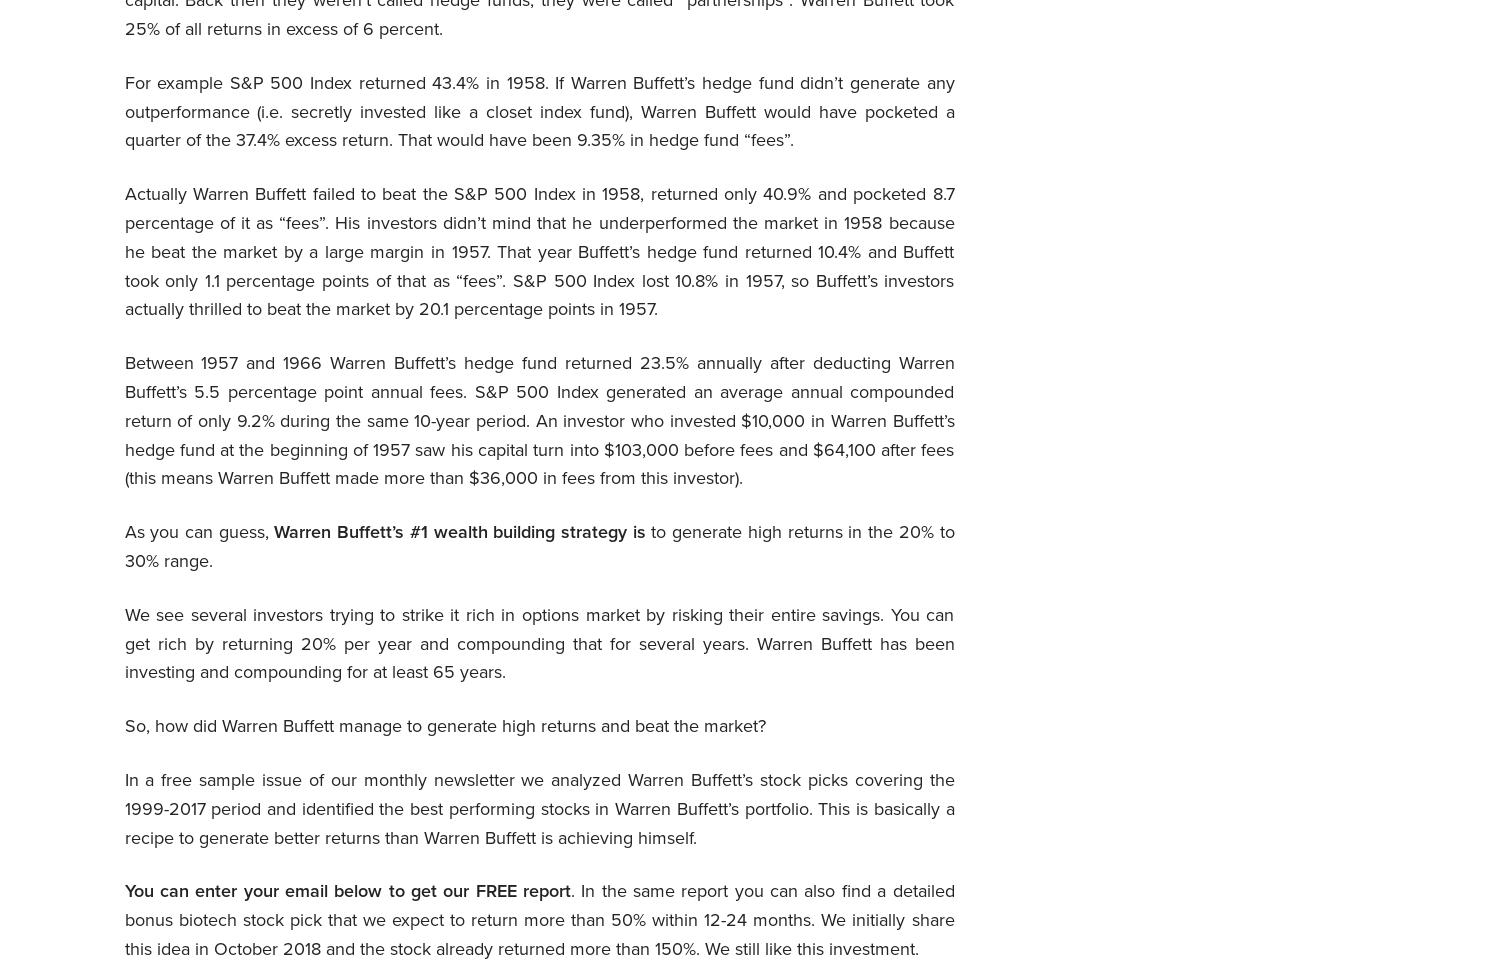 The width and height of the screenshot is (1489, 968). Describe the element at coordinates (459, 531) in the screenshot. I see `'Warren Buffett’s #1 wealth building strategy is'` at that location.